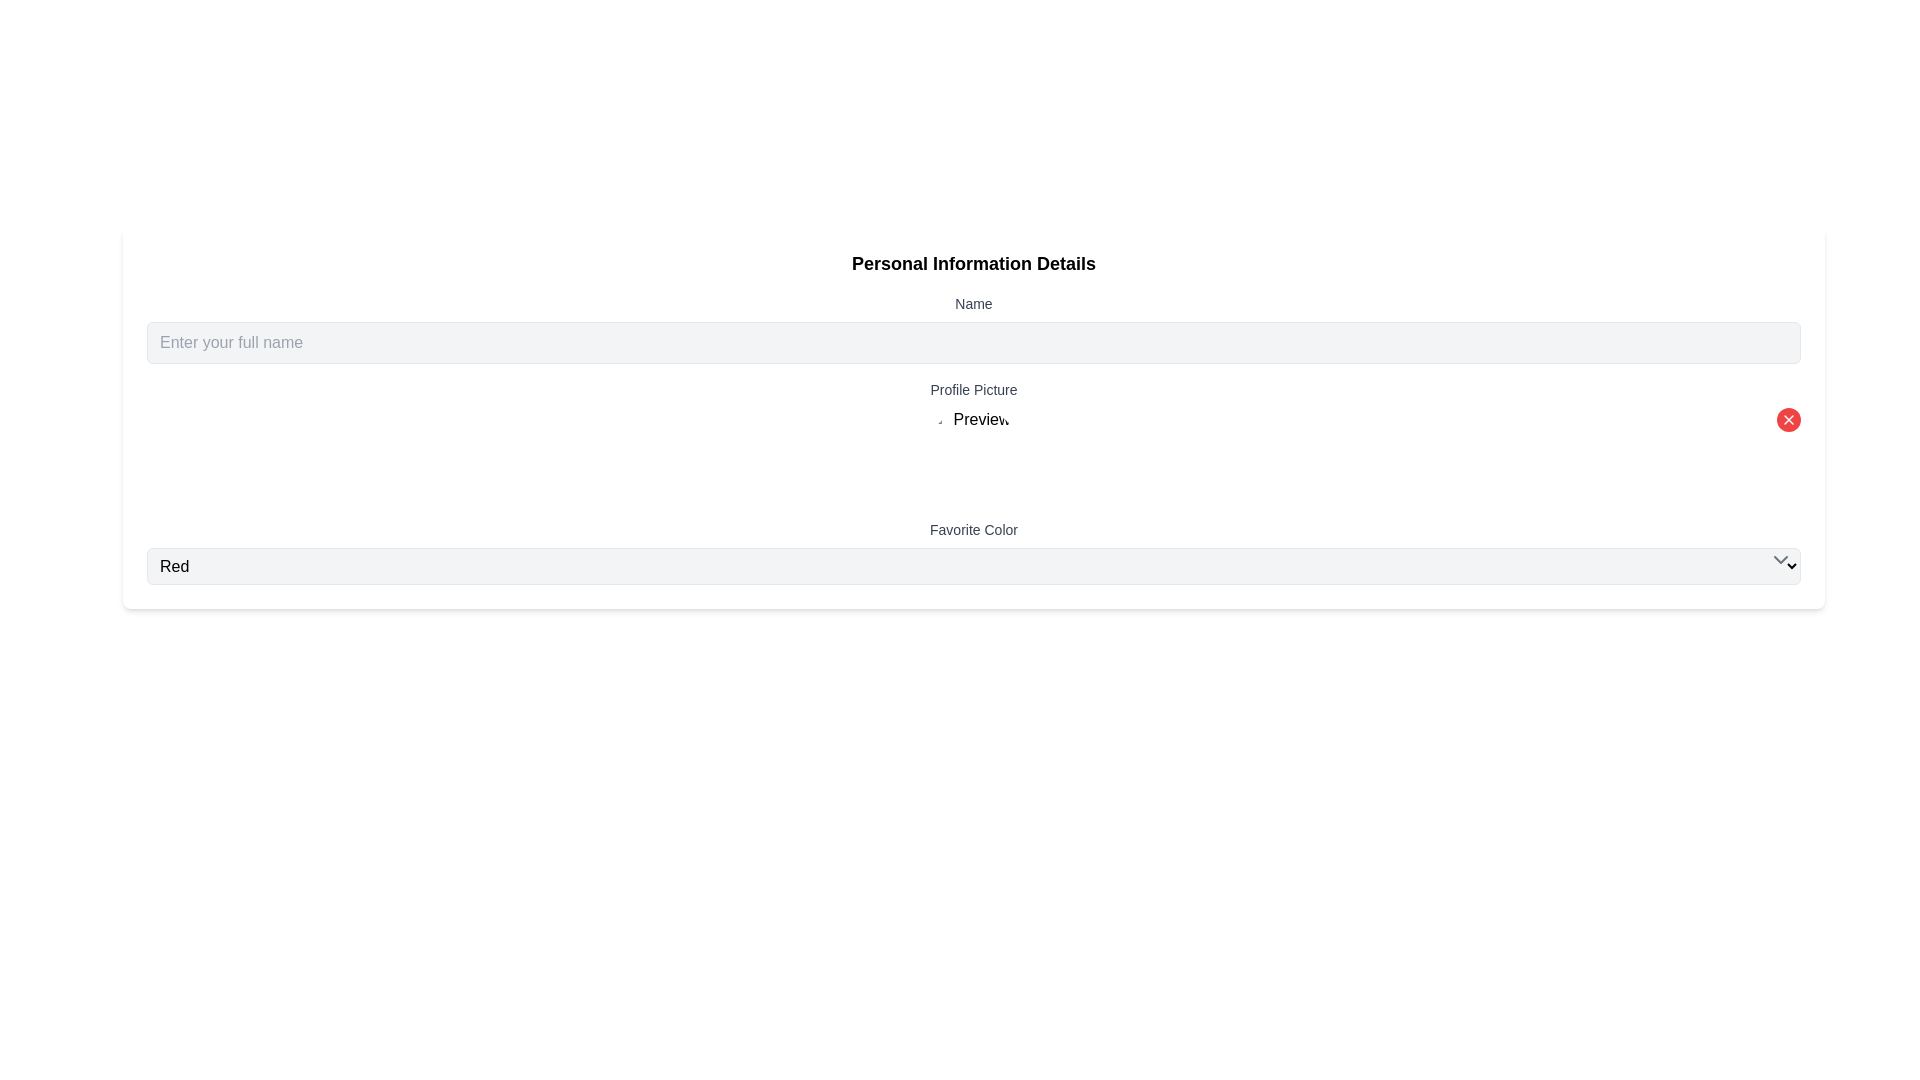 The image size is (1920, 1080). I want to click on the chevron icon at the far-right end of the 'Favorite Color' dropdown menu to trigger any potential hover effects, so click(1780, 559).